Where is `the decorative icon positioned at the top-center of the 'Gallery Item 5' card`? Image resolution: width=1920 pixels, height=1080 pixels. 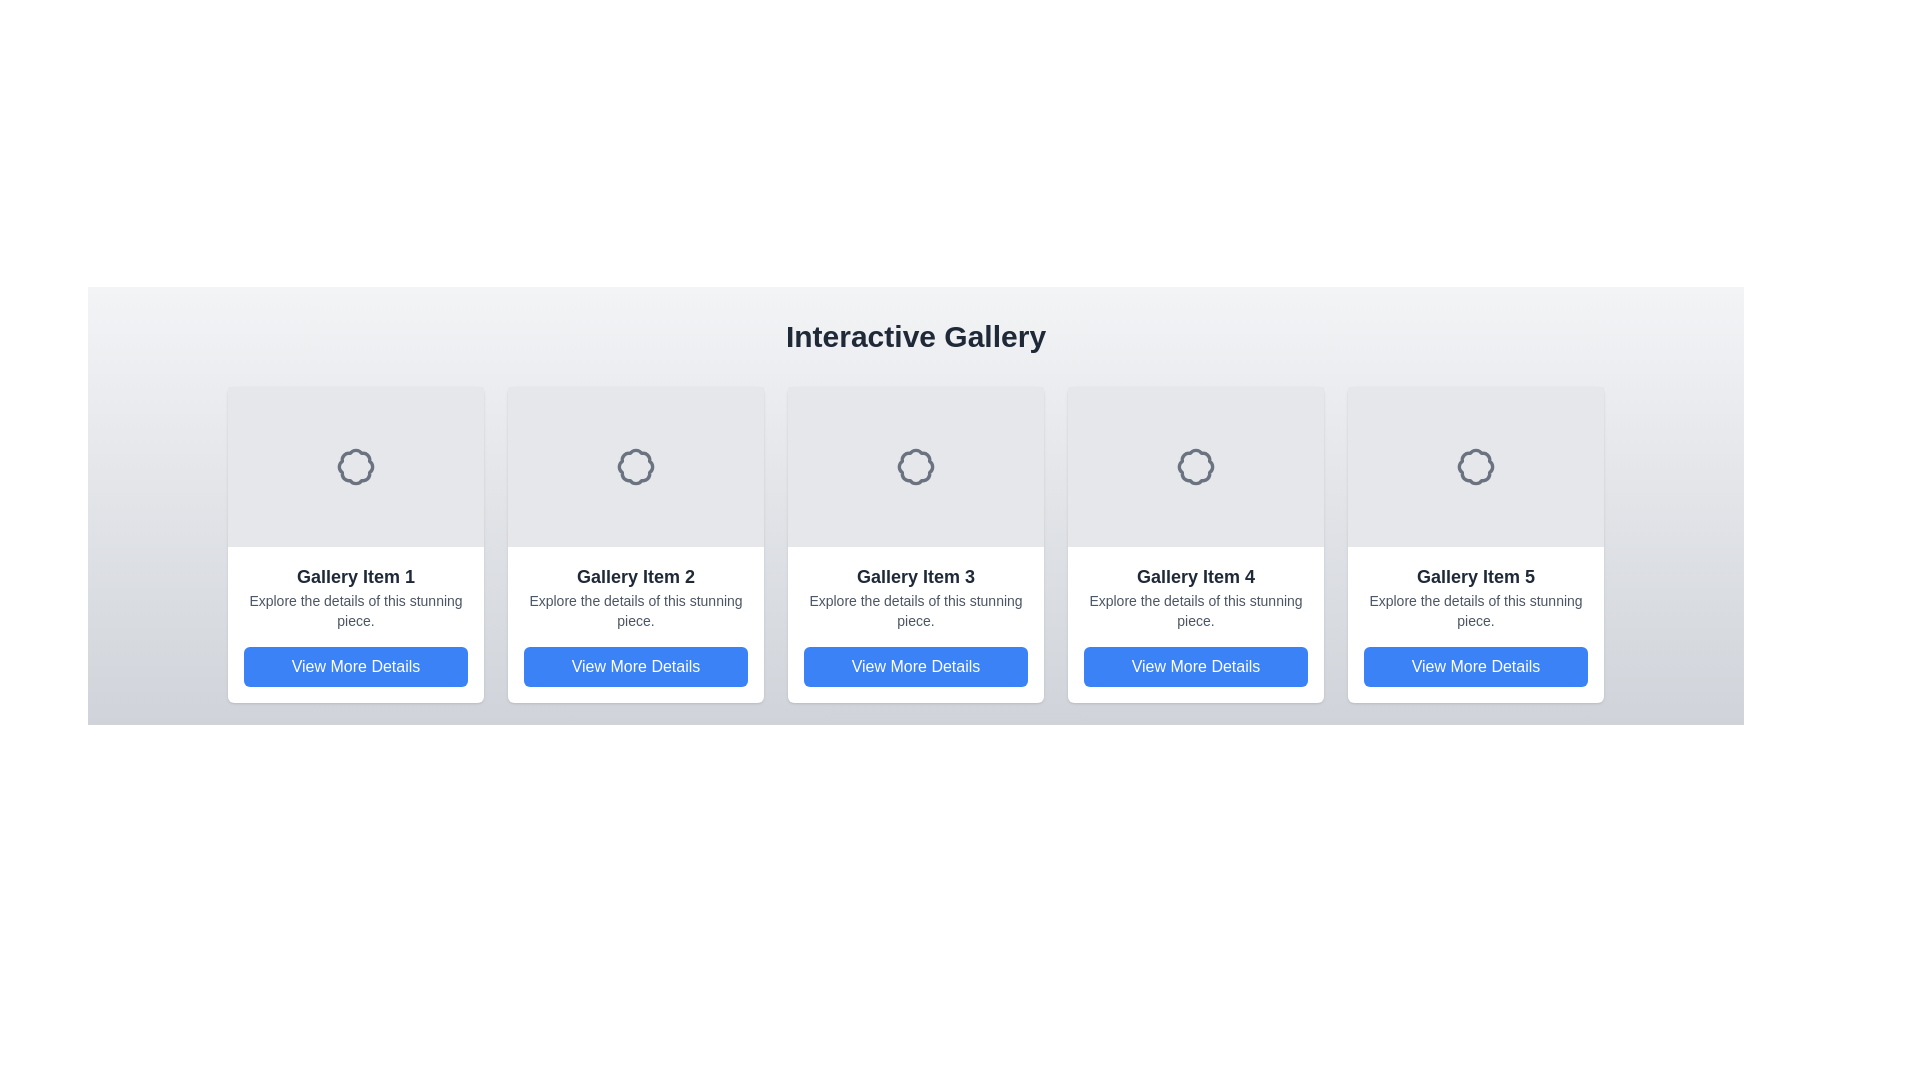
the decorative icon positioned at the top-center of the 'Gallery Item 5' card is located at coordinates (1475, 466).